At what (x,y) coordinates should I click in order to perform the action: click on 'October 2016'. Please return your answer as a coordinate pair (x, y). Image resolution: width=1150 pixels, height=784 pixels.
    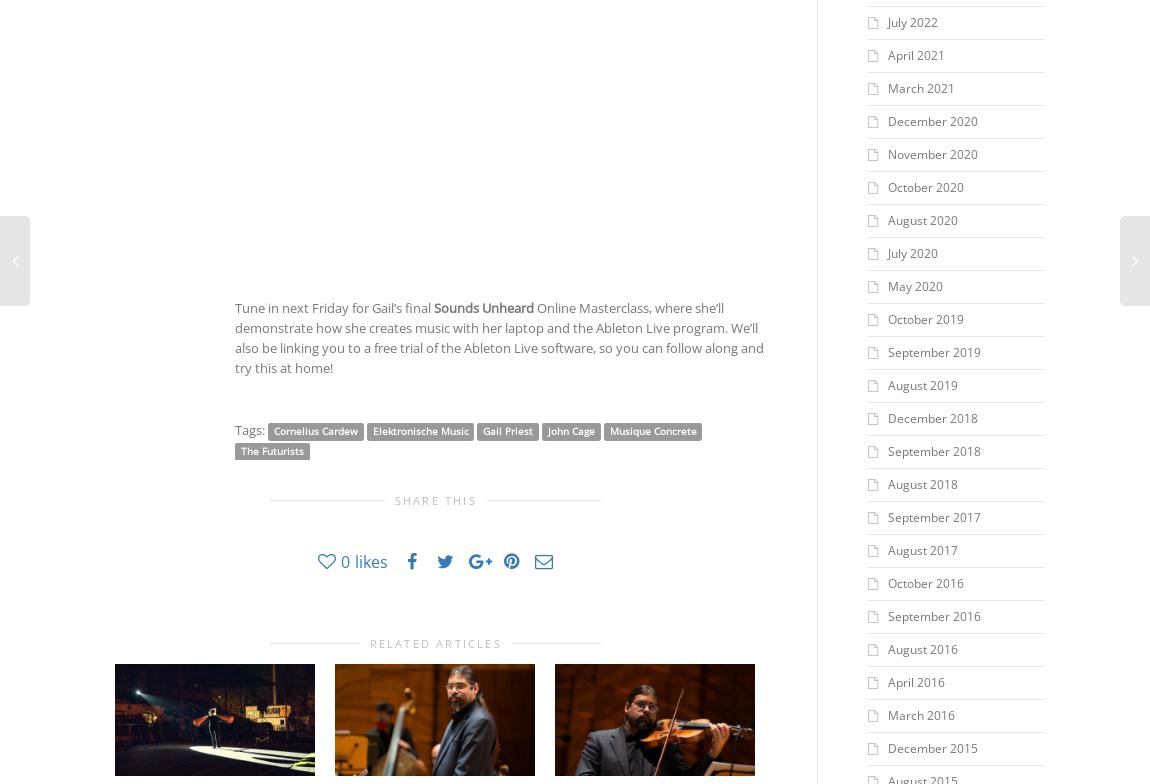
    Looking at the image, I should click on (924, 583).